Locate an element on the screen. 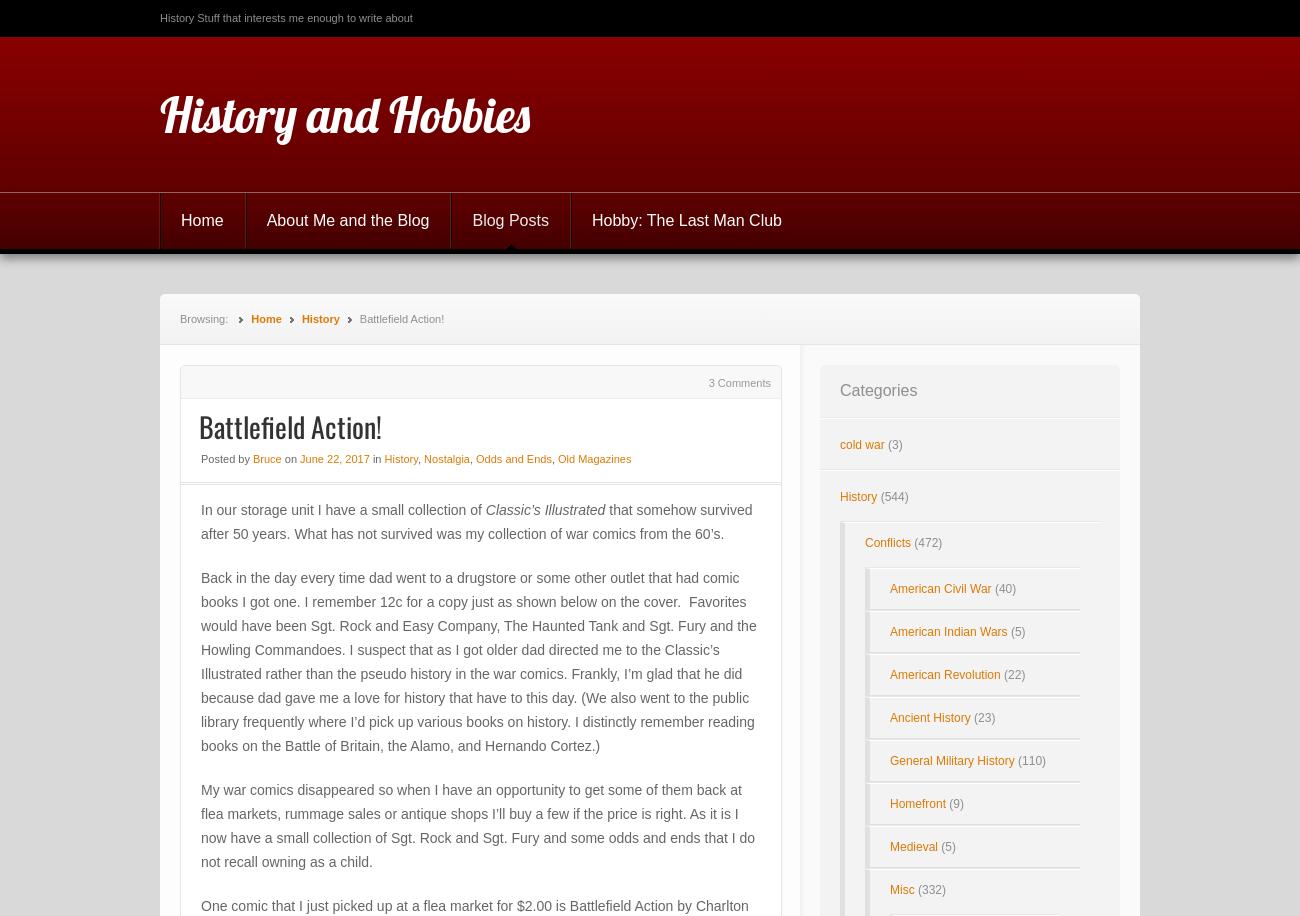 The width and height of the screenshot is (1300, 916). 'Ancient History' is located at coordinates (930, 717).